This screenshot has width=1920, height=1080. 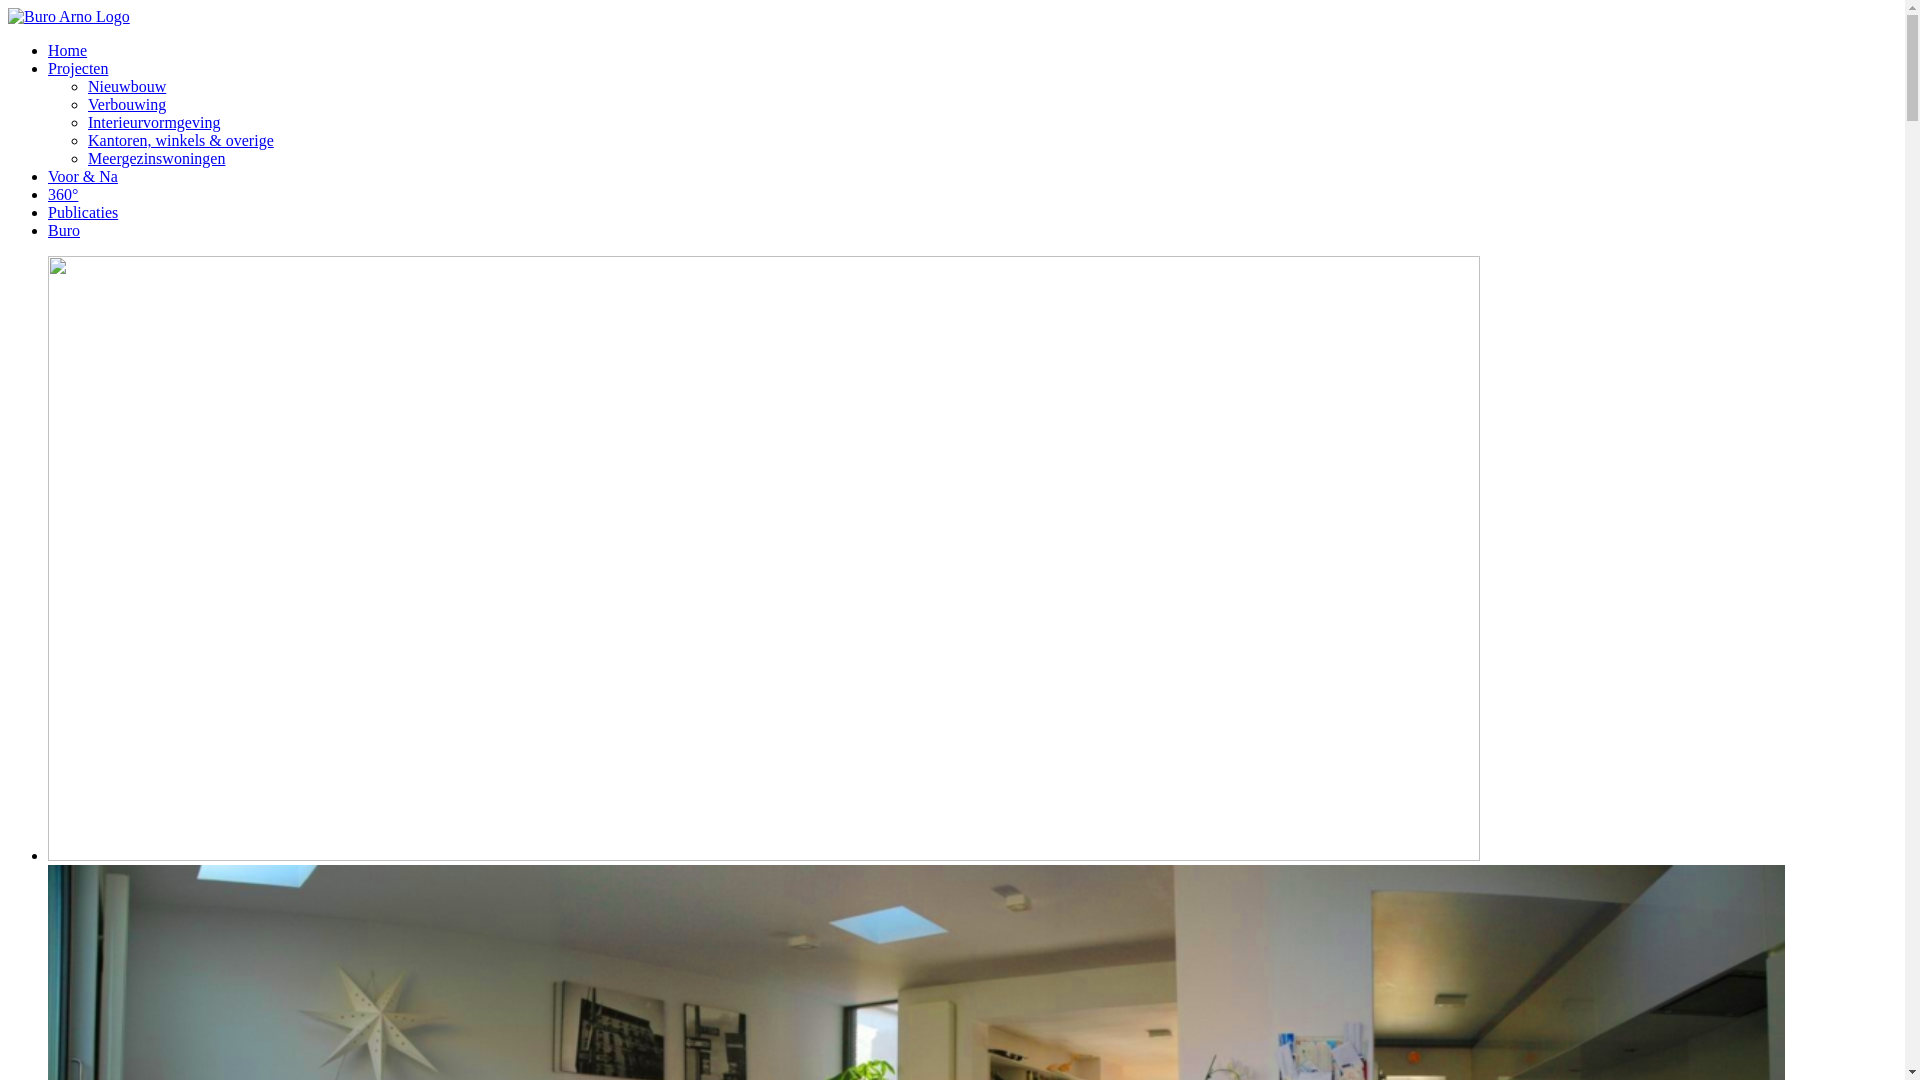 What do you see at coordinates (7, 7) in the screenshot?
I see `'Skip to content'` at bounding box center [7, 7].